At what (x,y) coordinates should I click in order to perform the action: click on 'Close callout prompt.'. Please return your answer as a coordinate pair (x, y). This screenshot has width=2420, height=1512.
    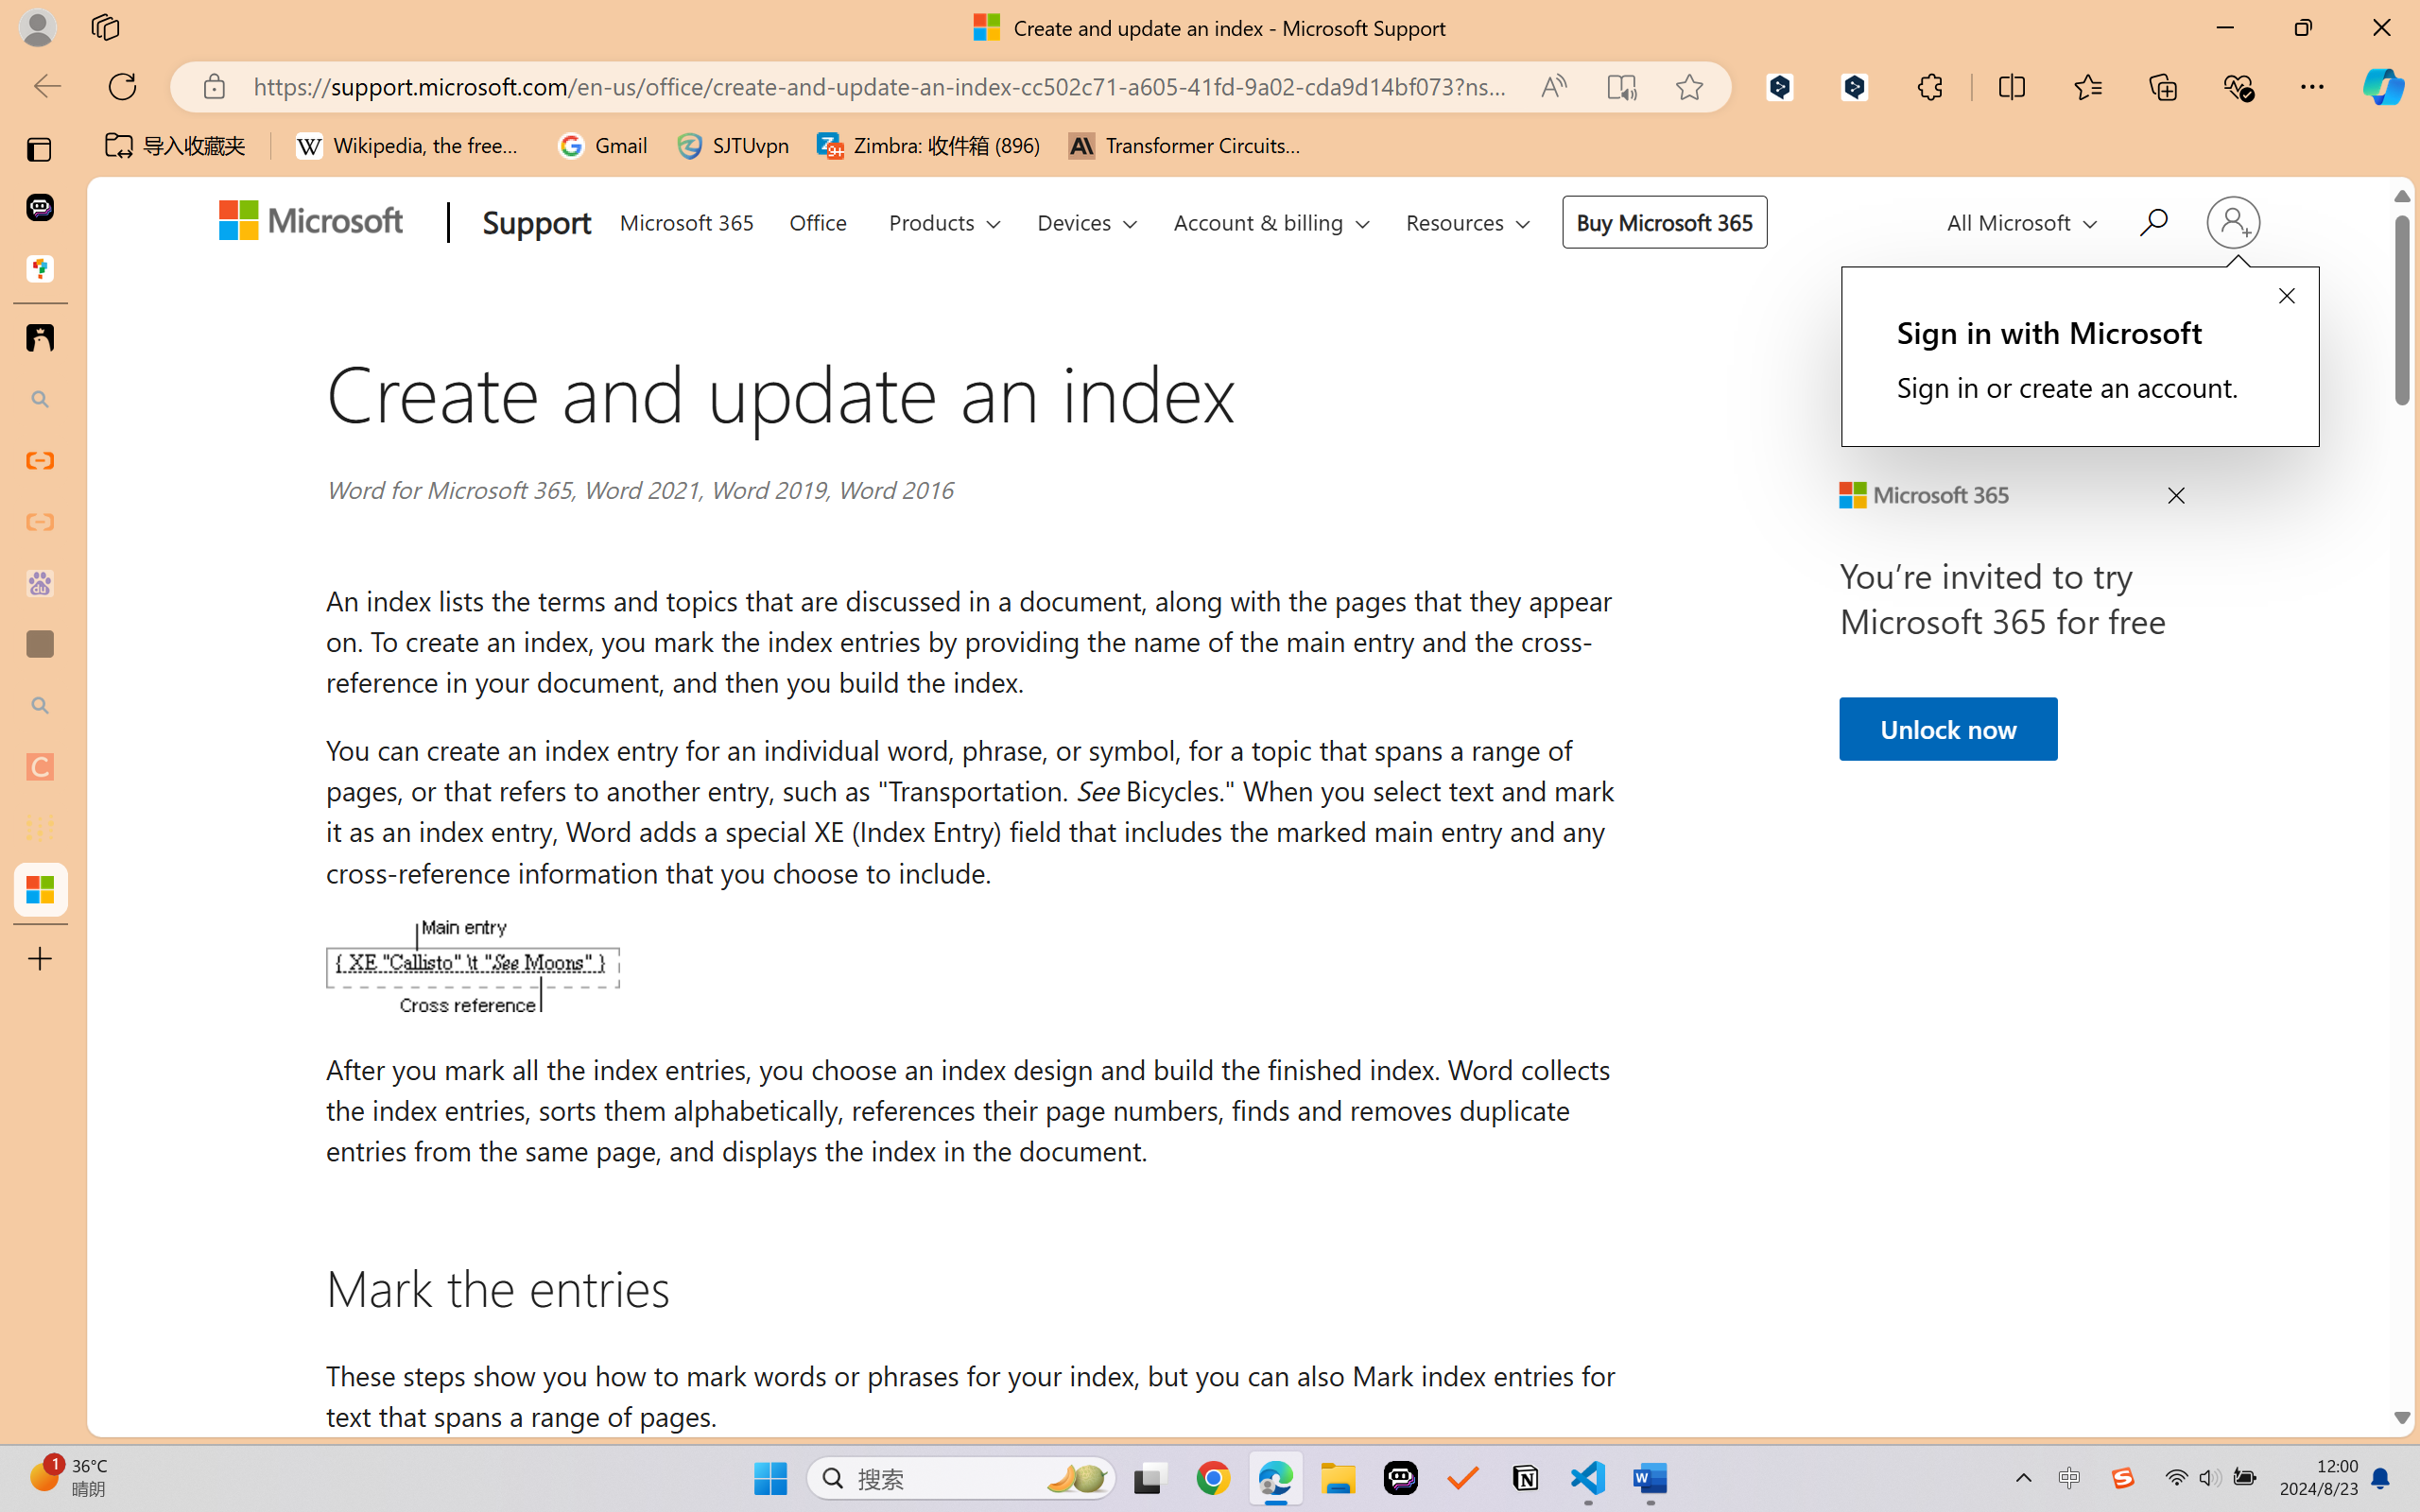
    Looking at the image, I should click on (2285, 298).